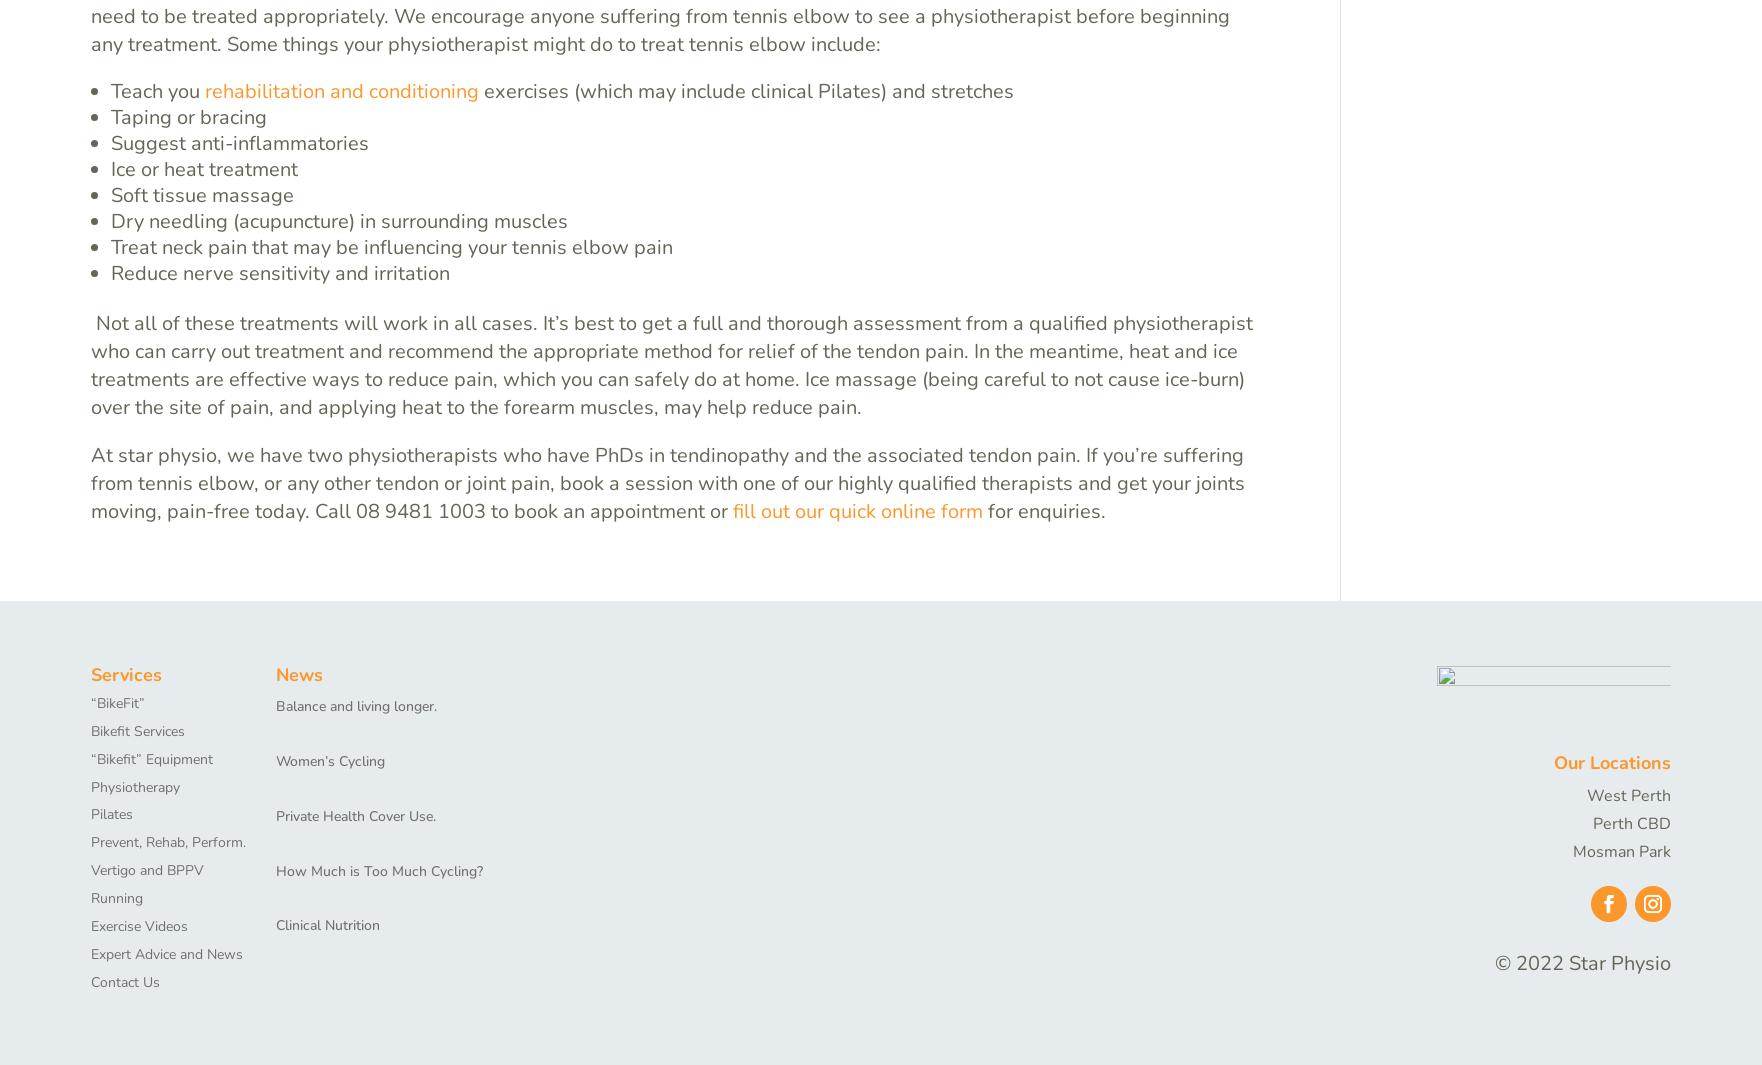 The image size is (1762, 1065). What do you see at coordinates (330, 760) in the screenshot?
I see `'Women’s Cycling'` at bounding box center [330, 760].